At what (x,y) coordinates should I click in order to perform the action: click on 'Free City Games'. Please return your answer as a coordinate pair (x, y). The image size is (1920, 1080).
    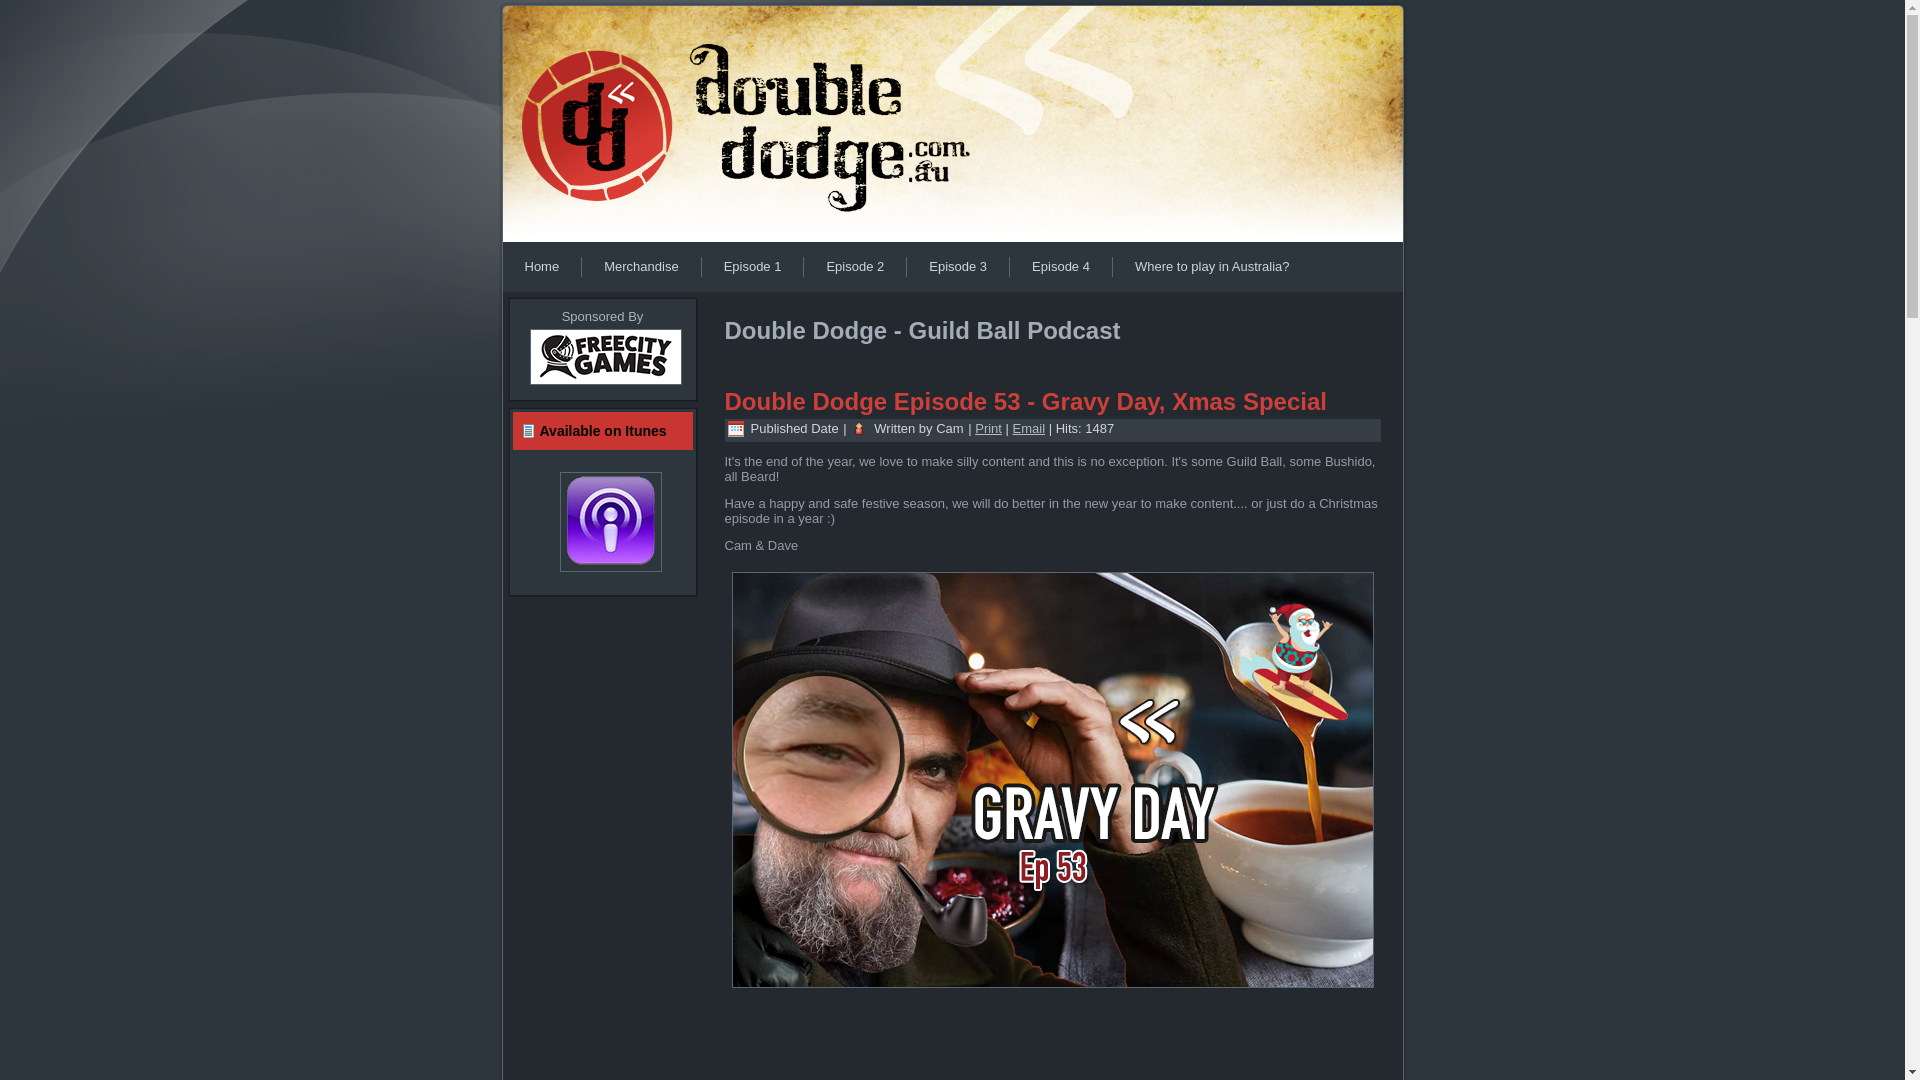
    Looking at the image, I should click on (603, 385).